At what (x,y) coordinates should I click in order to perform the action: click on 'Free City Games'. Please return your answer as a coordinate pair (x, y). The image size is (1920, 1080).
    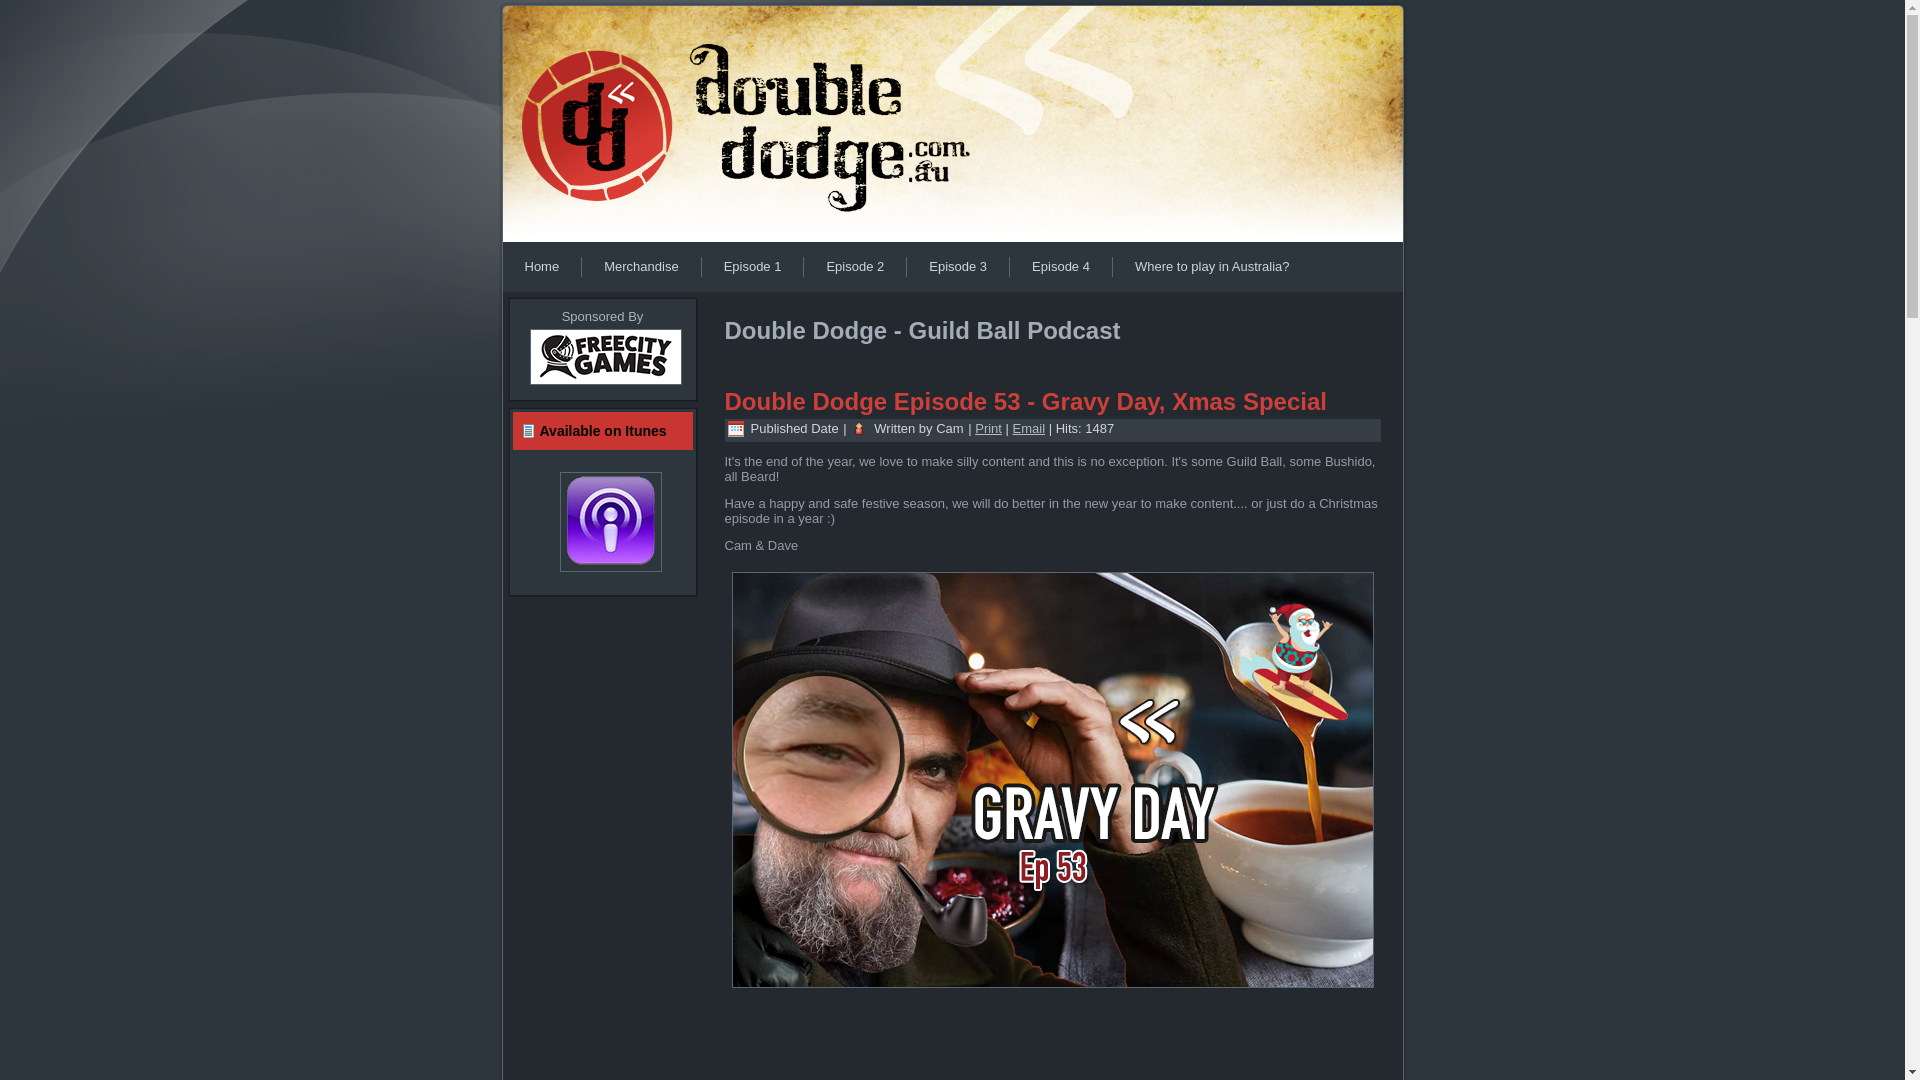
    Looking at the image, I should click on (603, 385).